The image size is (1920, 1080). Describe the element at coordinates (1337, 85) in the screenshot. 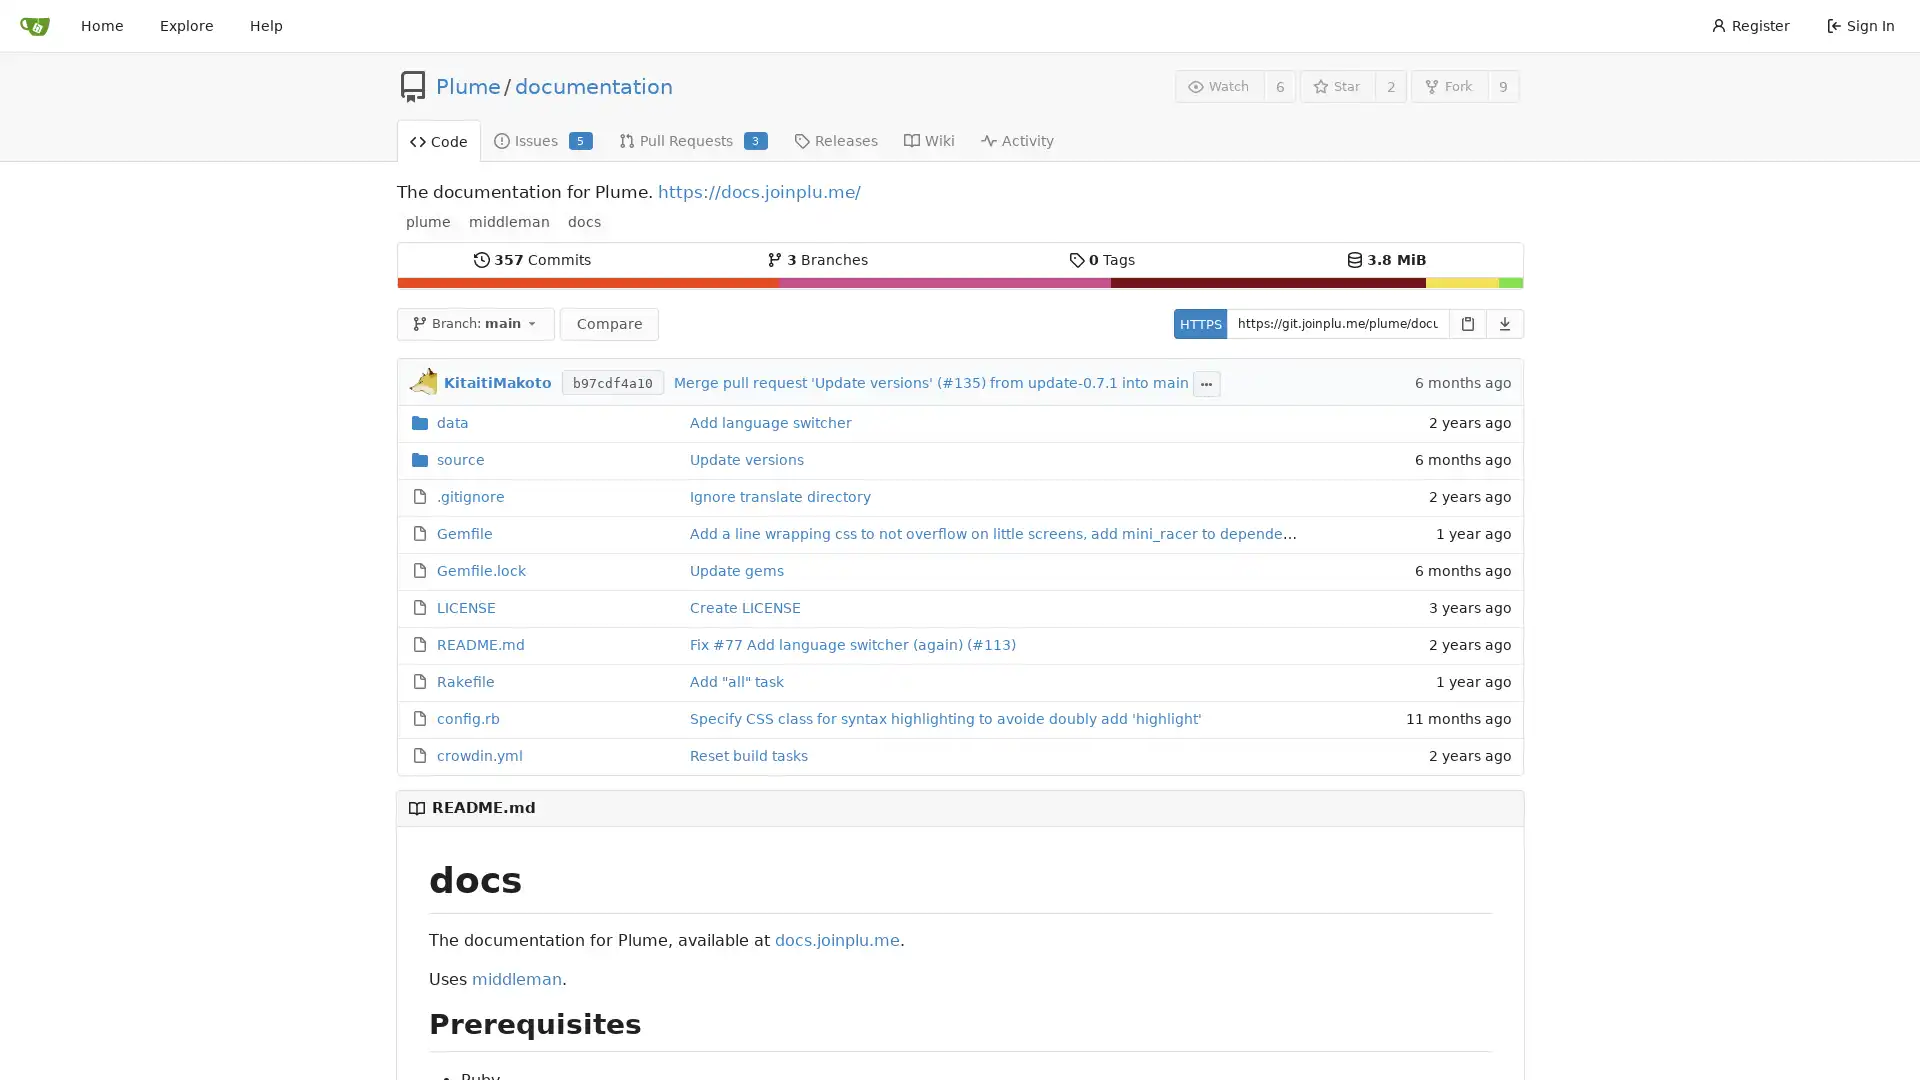

I see `Star` at that location.